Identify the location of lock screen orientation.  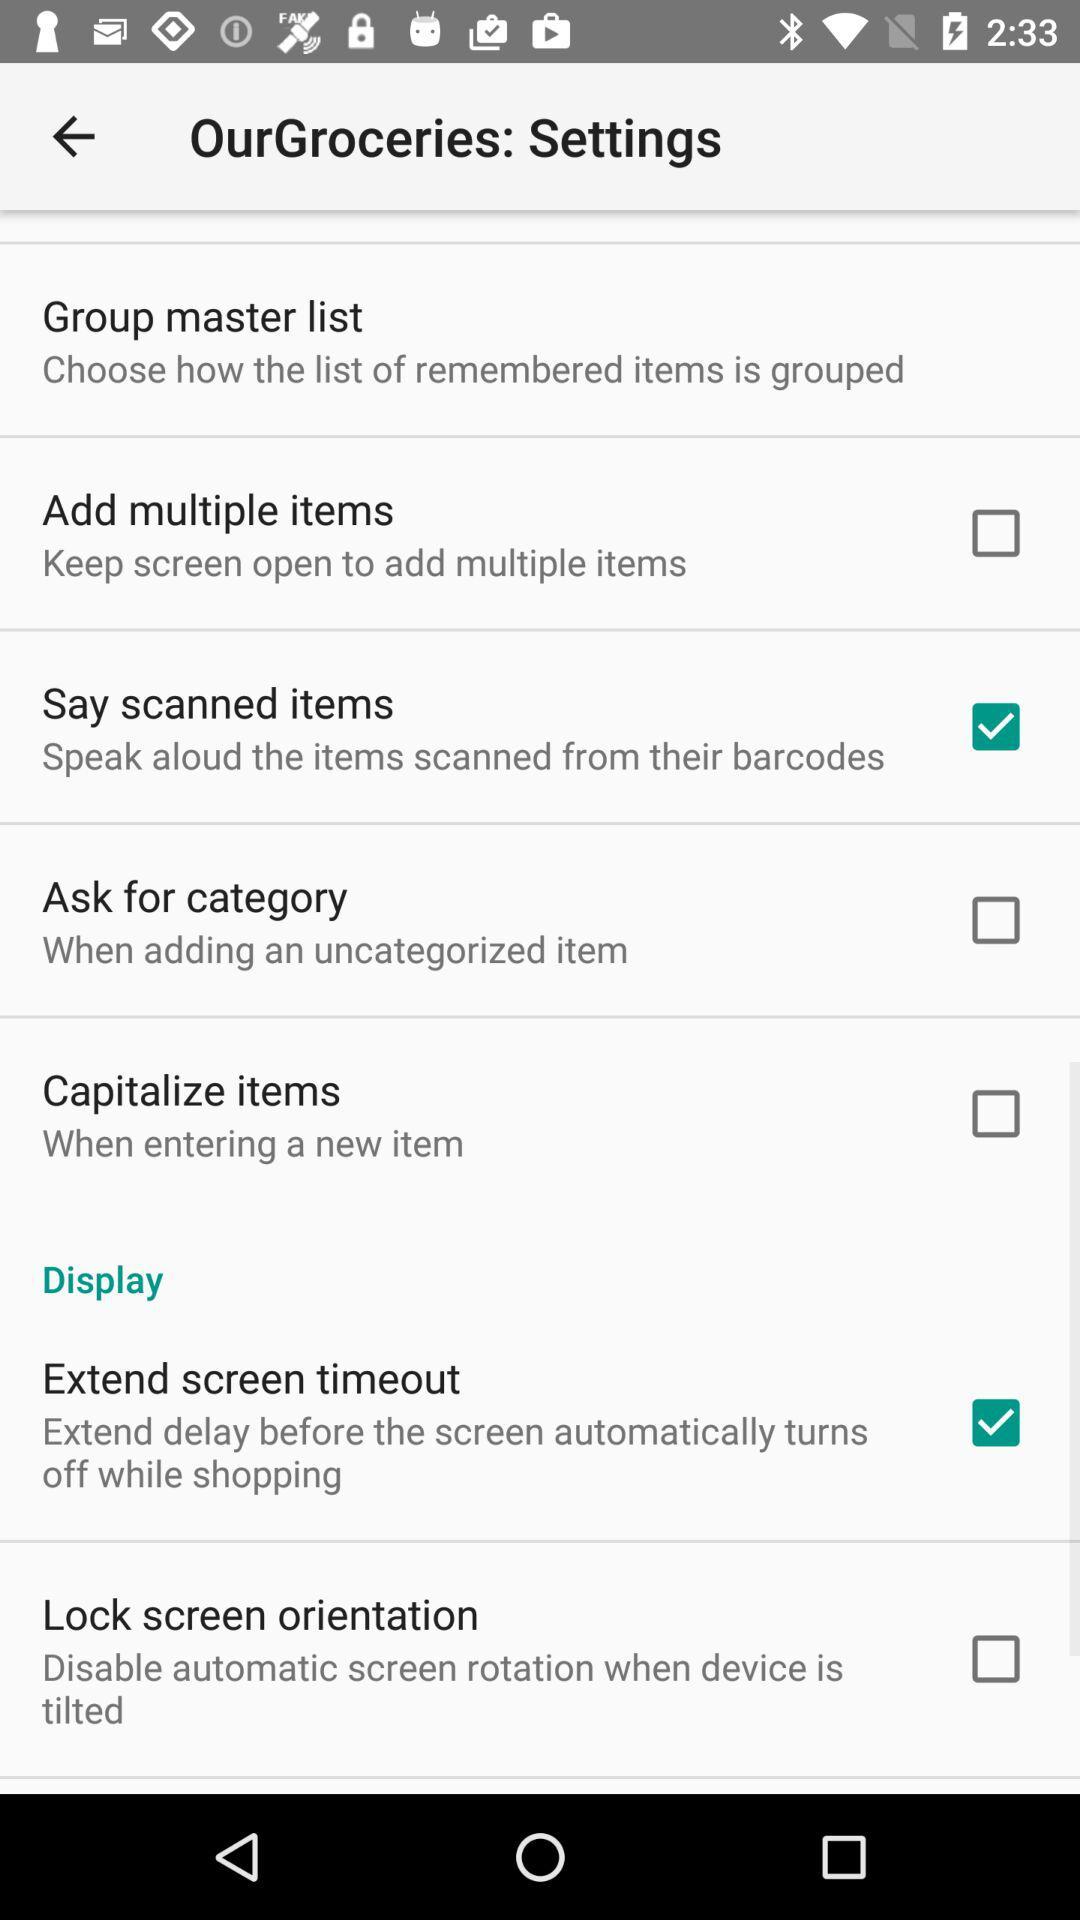
(259, 1613).